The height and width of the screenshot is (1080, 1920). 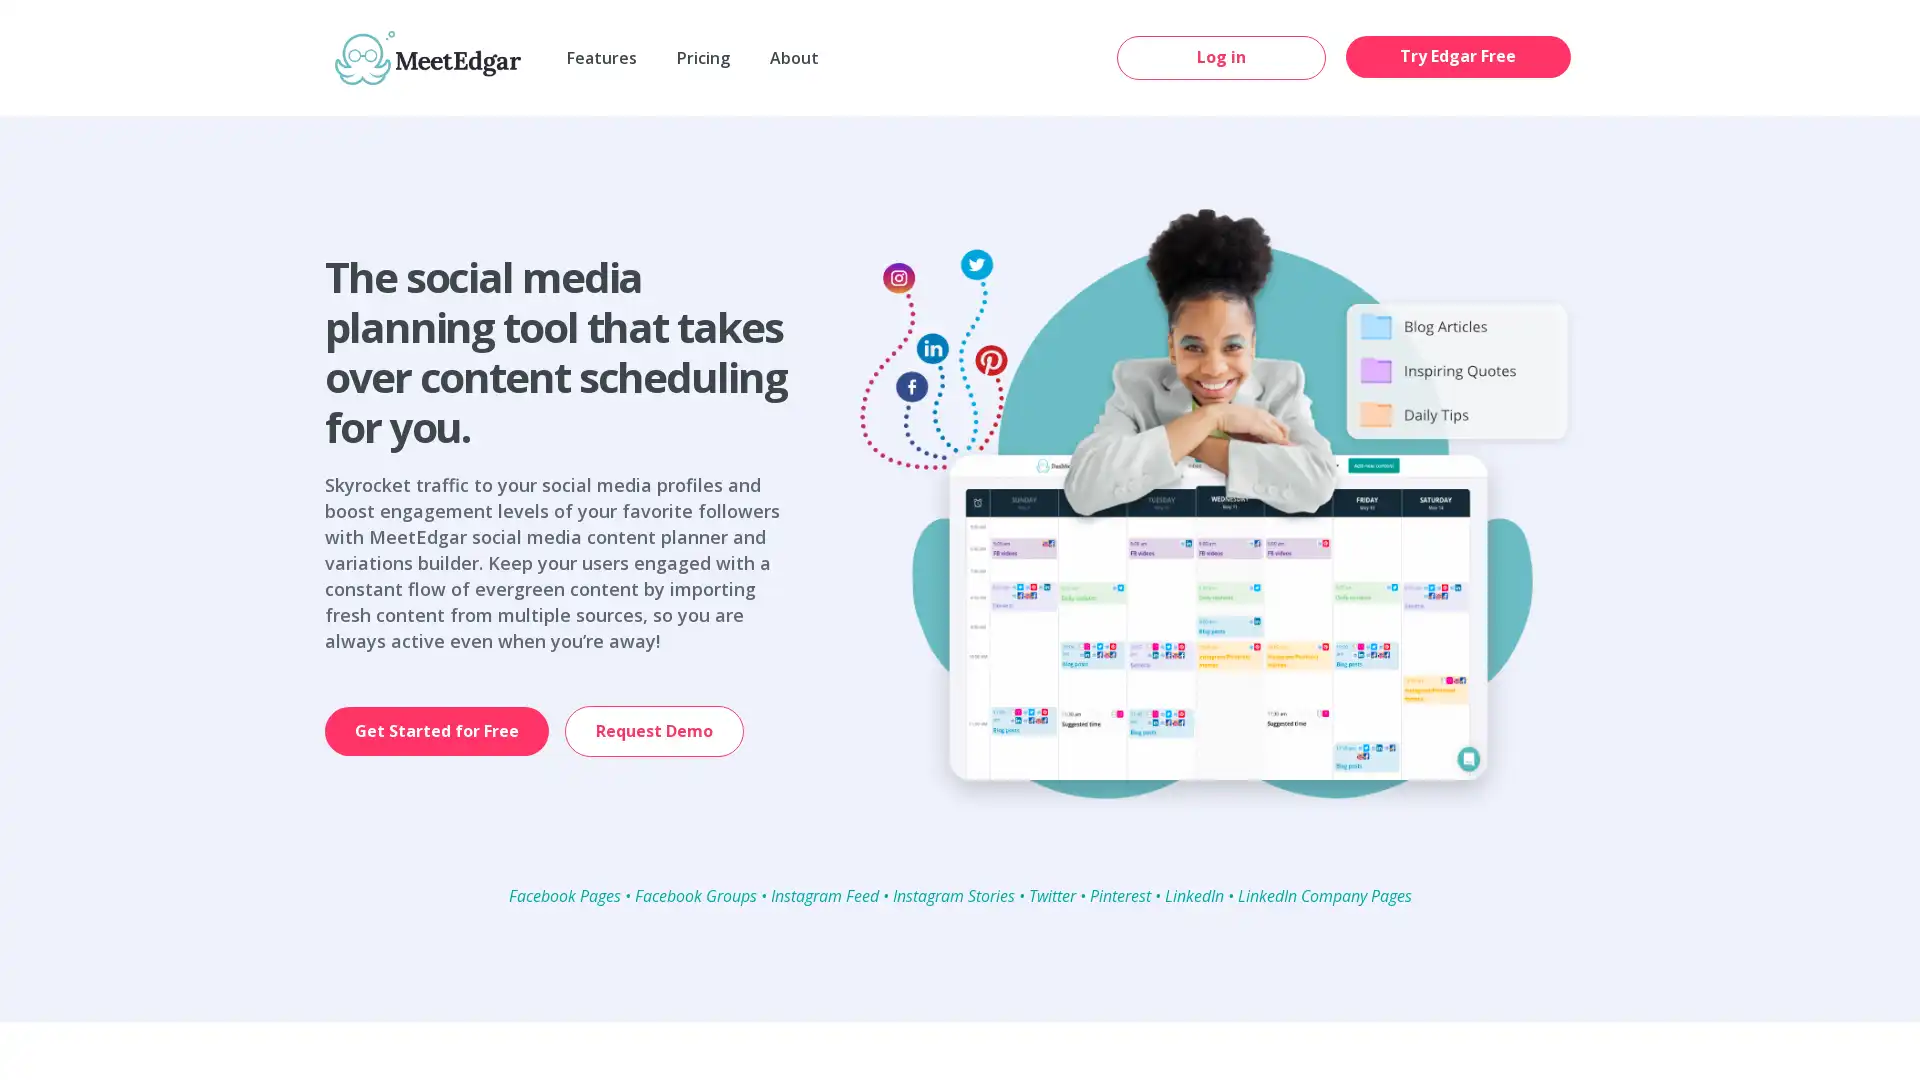 I want to click on Request Demo, so click(x=654, y=731).